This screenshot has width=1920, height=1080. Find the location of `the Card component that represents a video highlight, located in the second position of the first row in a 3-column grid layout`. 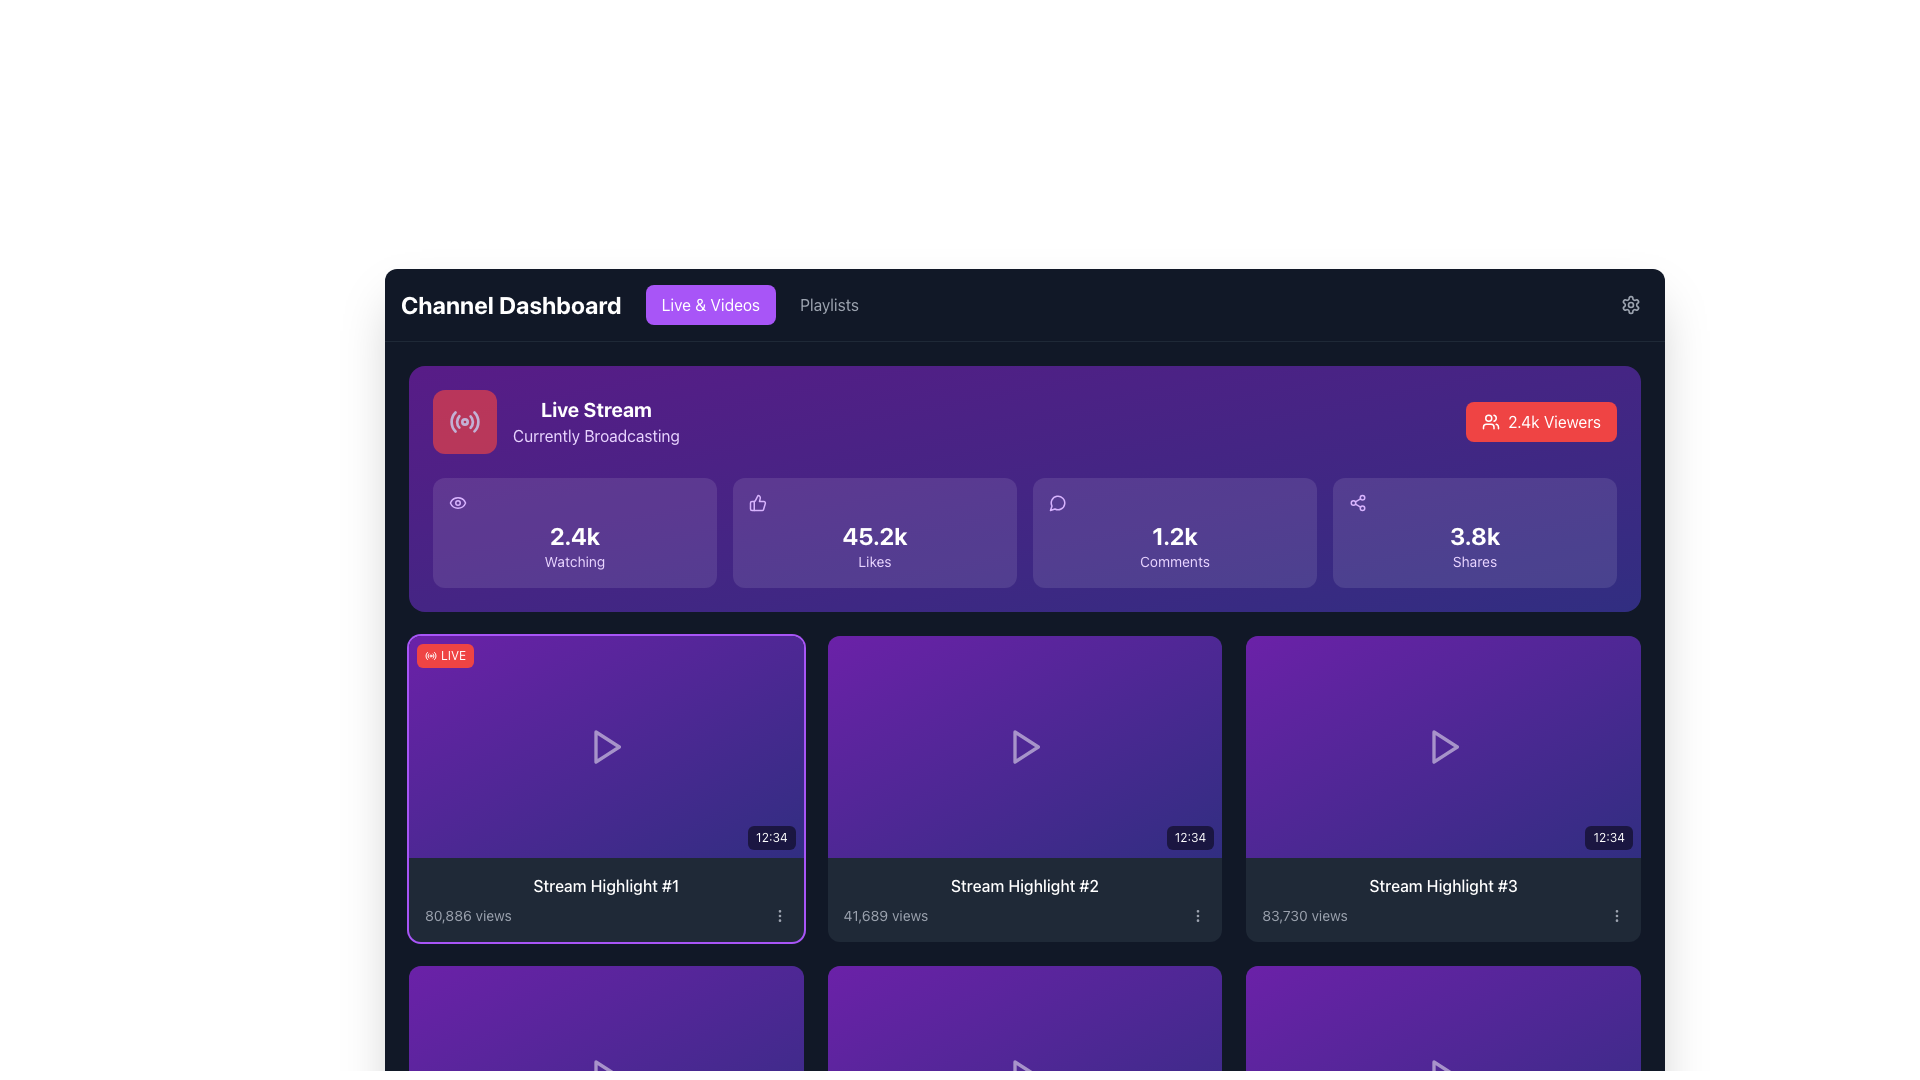

the Card component that represents a video highlight, located in the second position of the first row in a 3-column grid layout is located at coordinates (1024, 788).